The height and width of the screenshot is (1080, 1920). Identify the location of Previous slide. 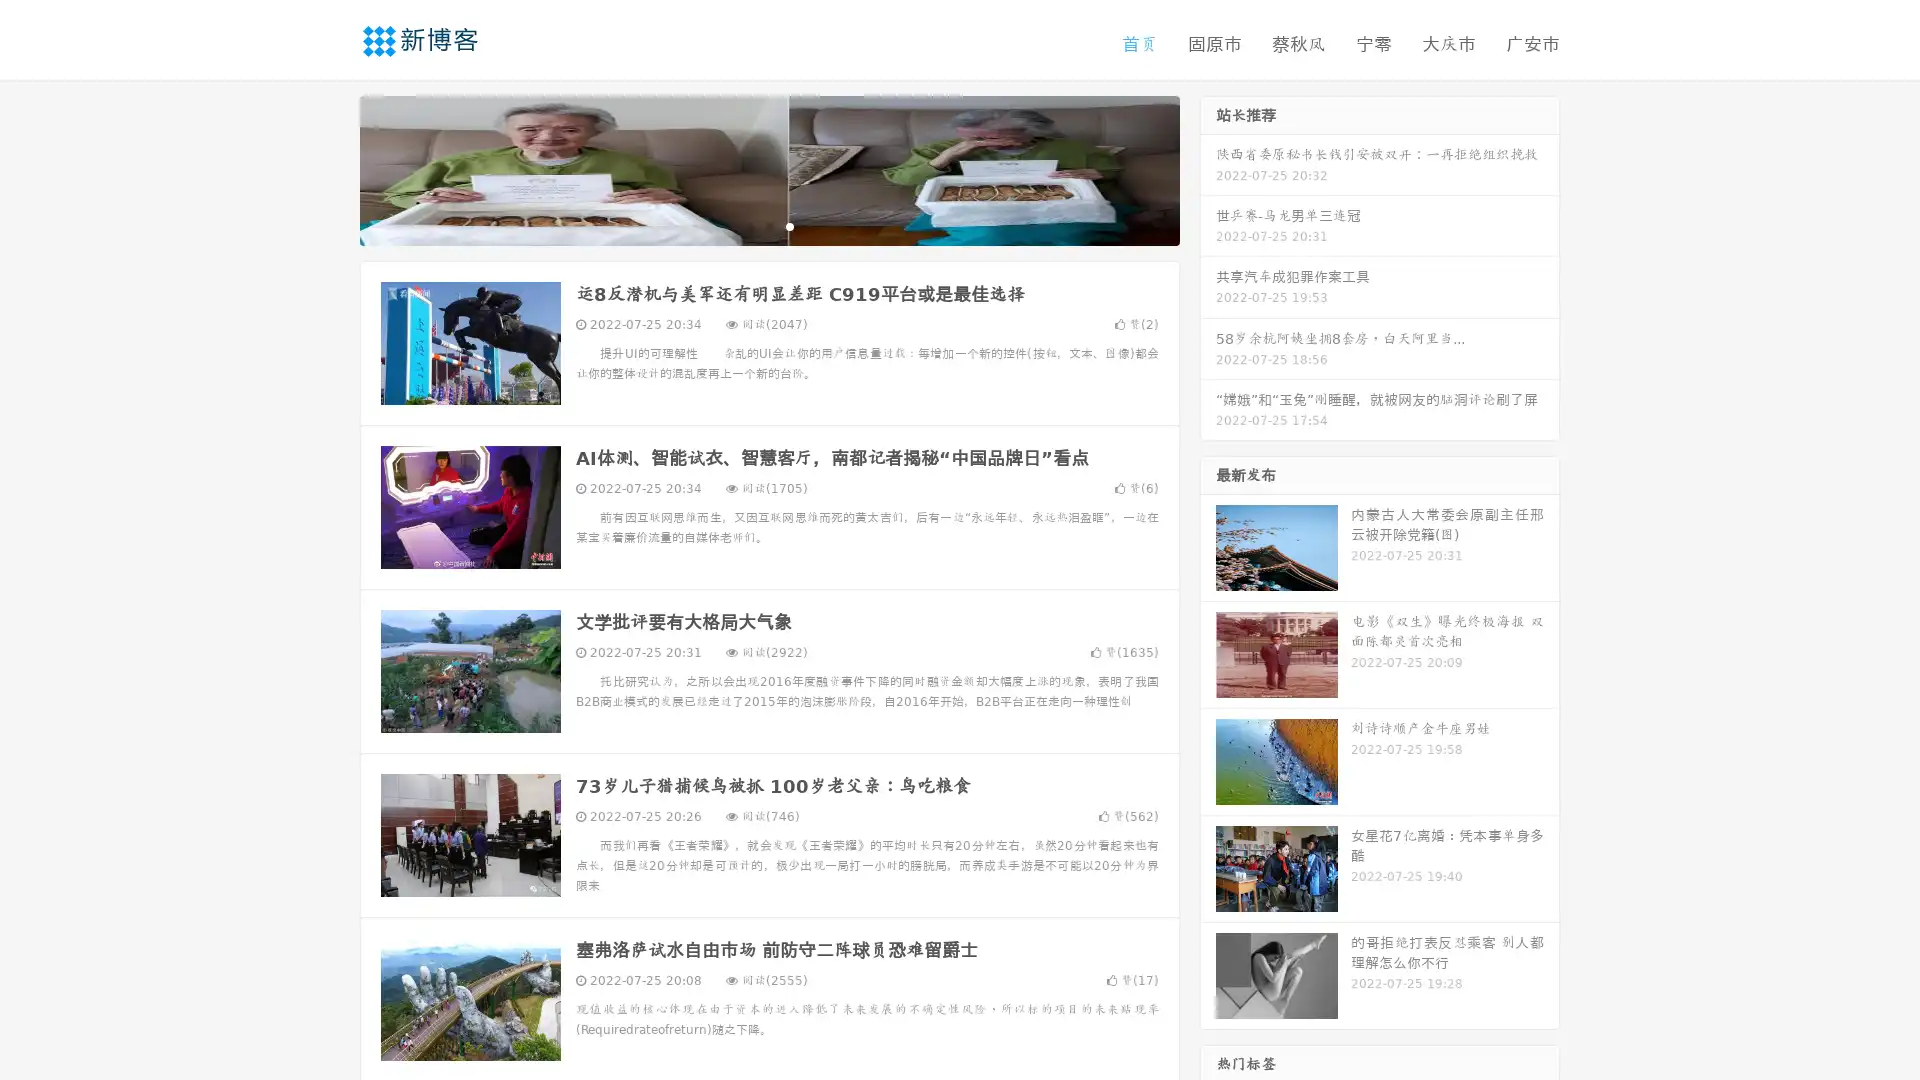
(330, 168).